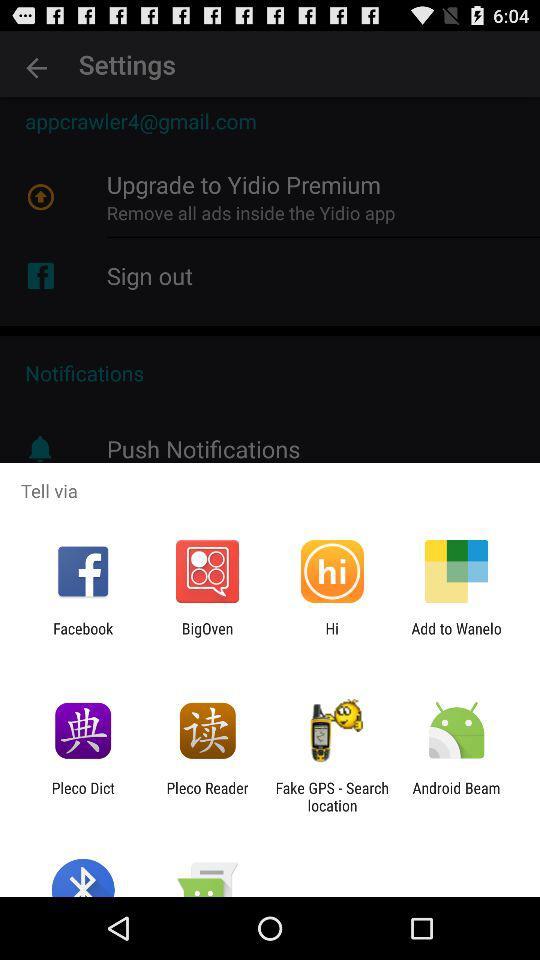  Describe the element at coordinates (456, 796) in the screenshot. I see `app next to the fake gps search item` at that location.